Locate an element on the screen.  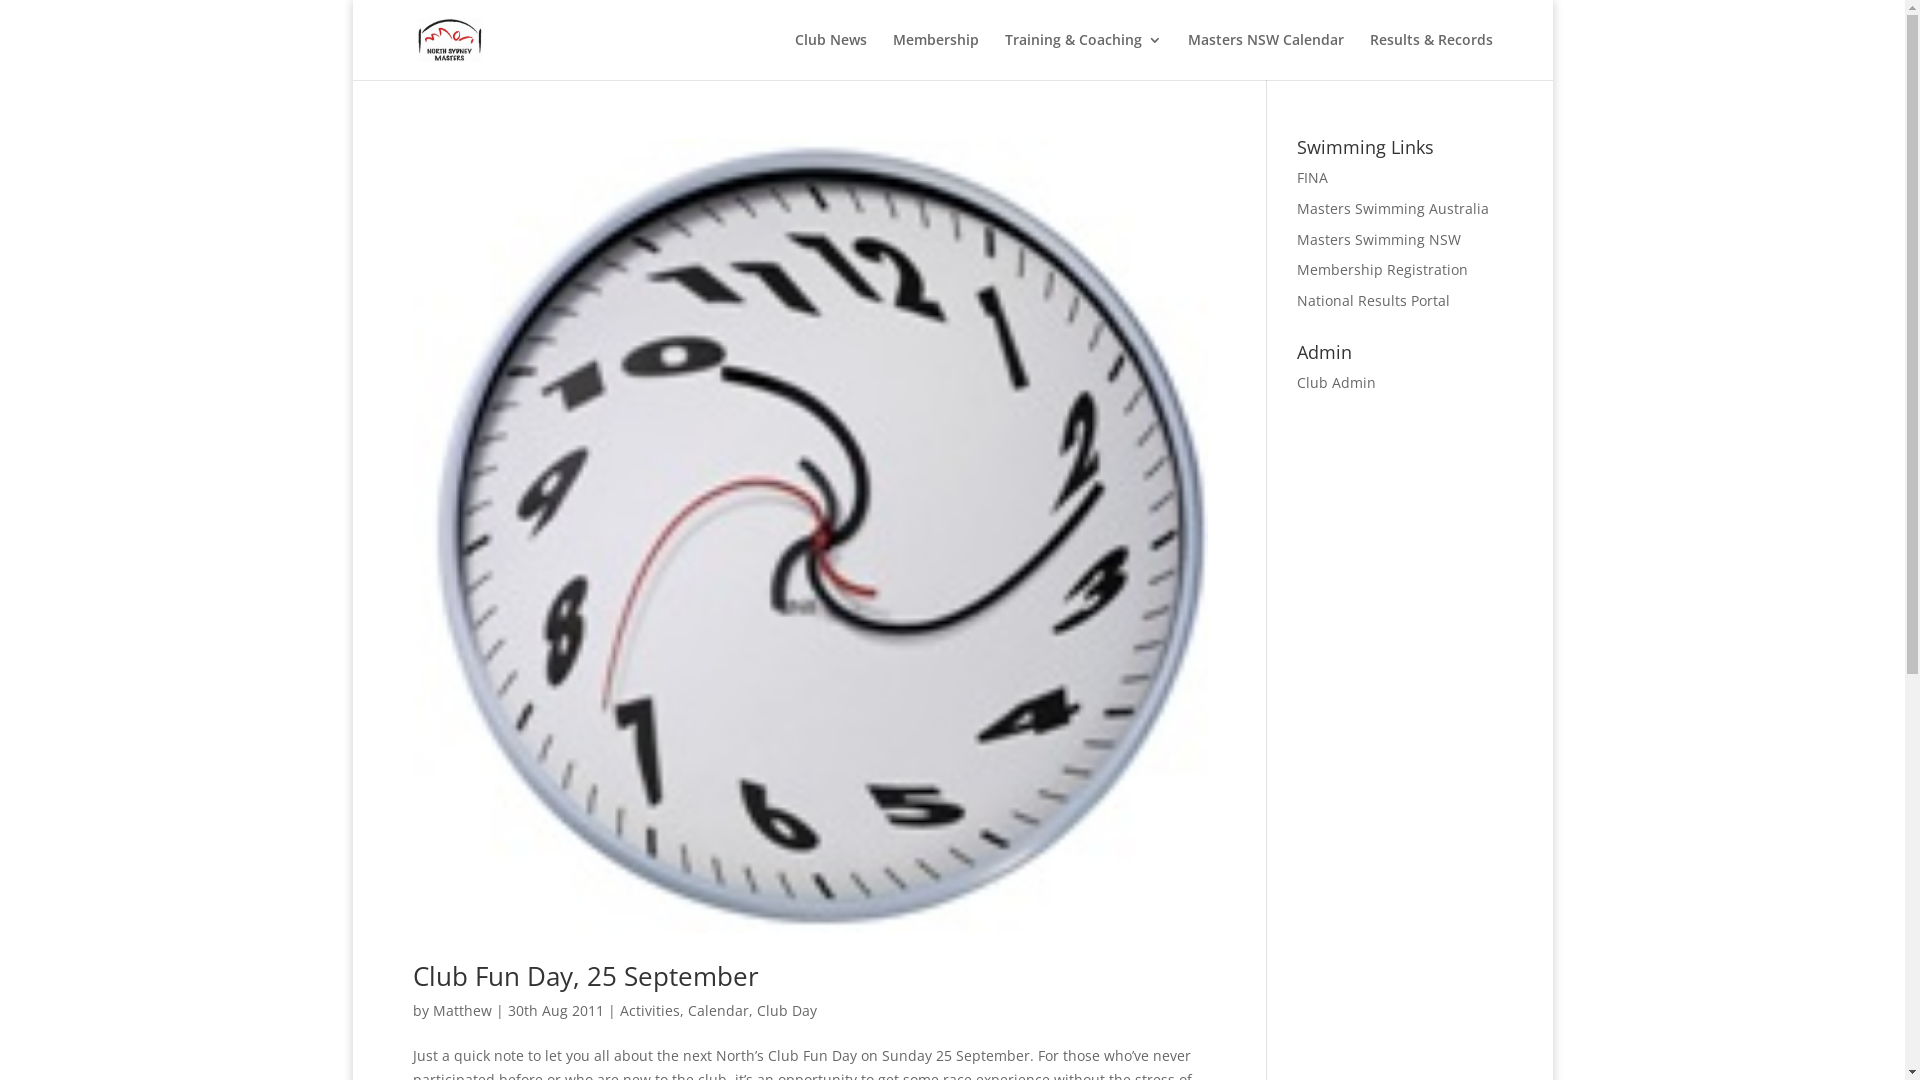
'Matthew' is located at coordinates (431, 1010).